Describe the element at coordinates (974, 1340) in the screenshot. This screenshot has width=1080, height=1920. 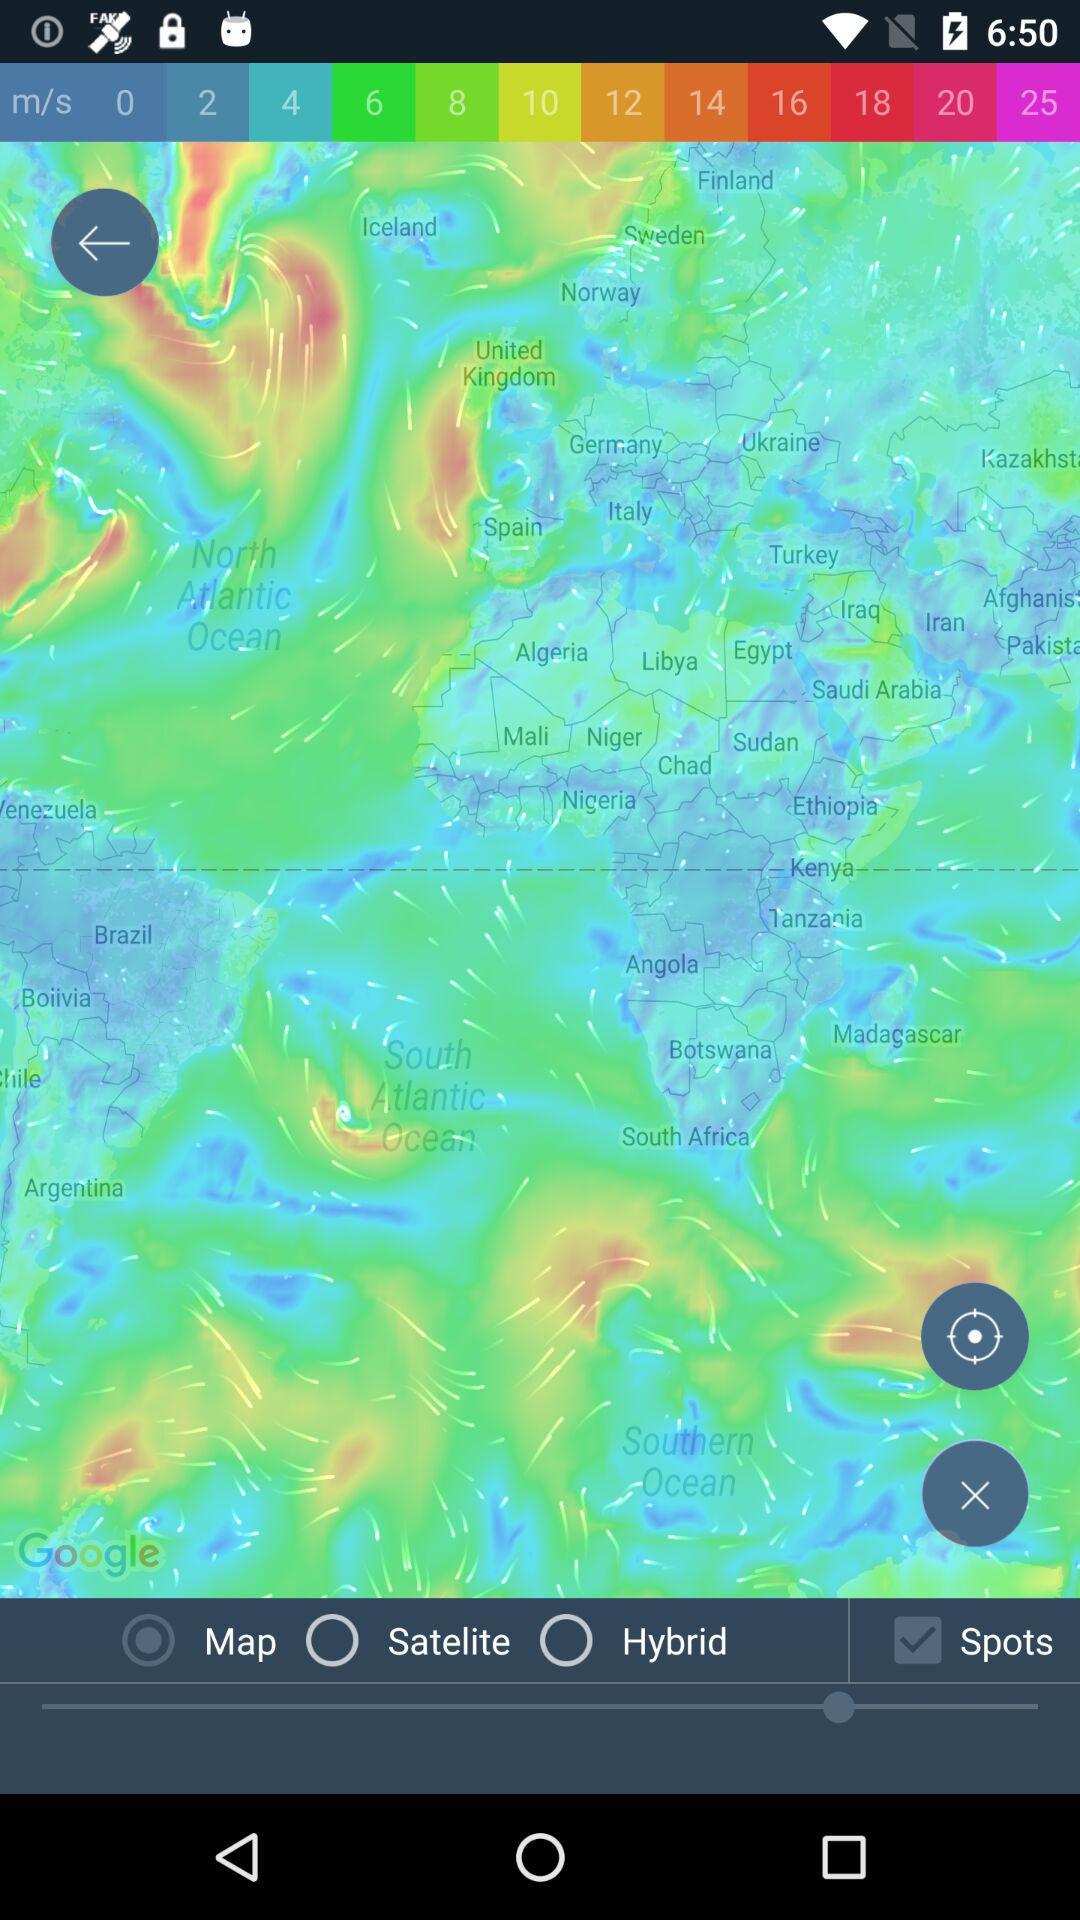
I see `the add icon` at that location.